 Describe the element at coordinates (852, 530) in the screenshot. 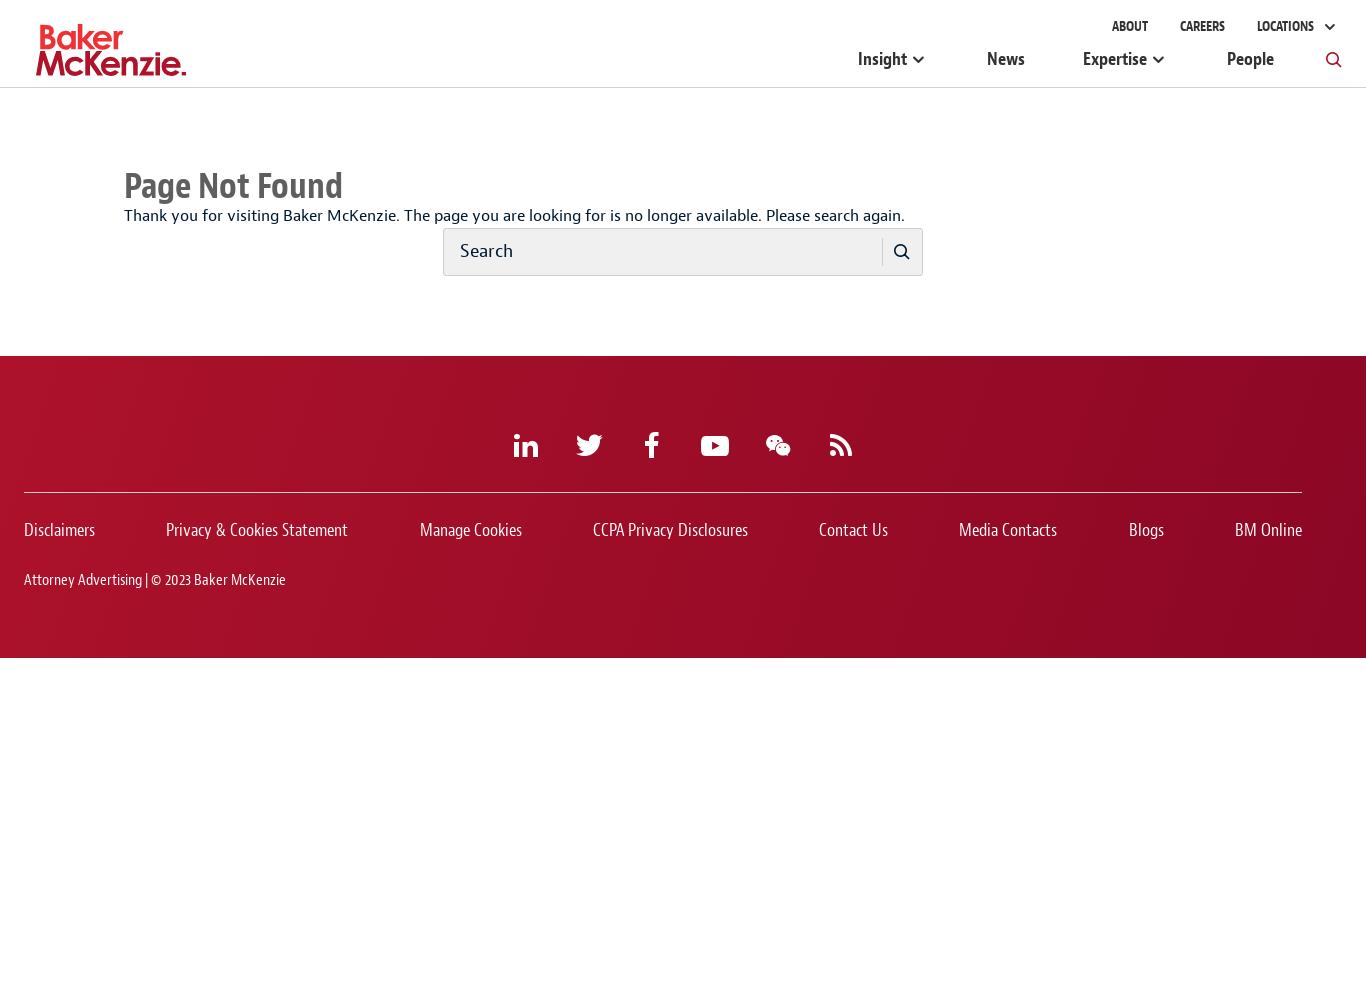

I see `'Contact Us'` at that location.